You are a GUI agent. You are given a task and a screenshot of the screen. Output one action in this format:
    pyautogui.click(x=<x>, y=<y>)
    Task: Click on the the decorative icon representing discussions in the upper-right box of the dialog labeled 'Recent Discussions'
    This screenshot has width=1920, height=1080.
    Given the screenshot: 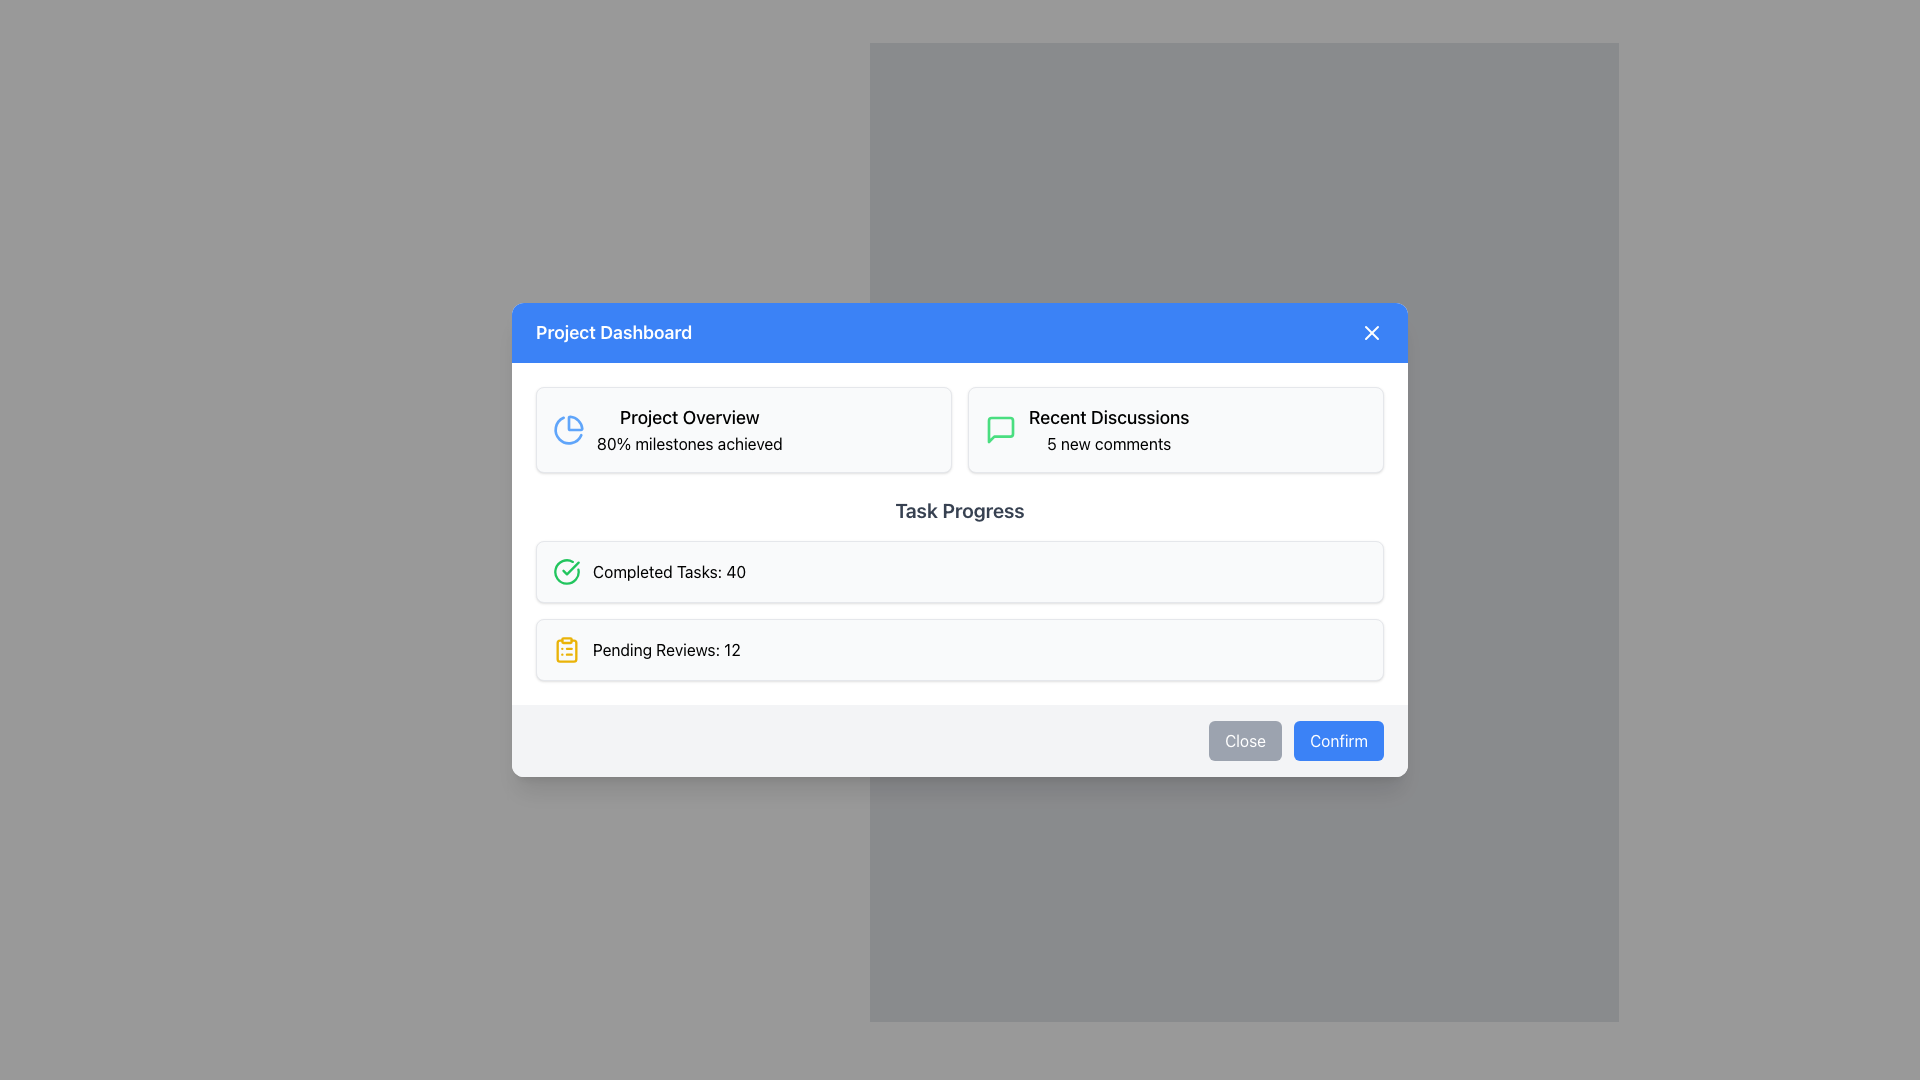 What is the action you would take?
    pyautogui.click(x=1001, y=428)
    